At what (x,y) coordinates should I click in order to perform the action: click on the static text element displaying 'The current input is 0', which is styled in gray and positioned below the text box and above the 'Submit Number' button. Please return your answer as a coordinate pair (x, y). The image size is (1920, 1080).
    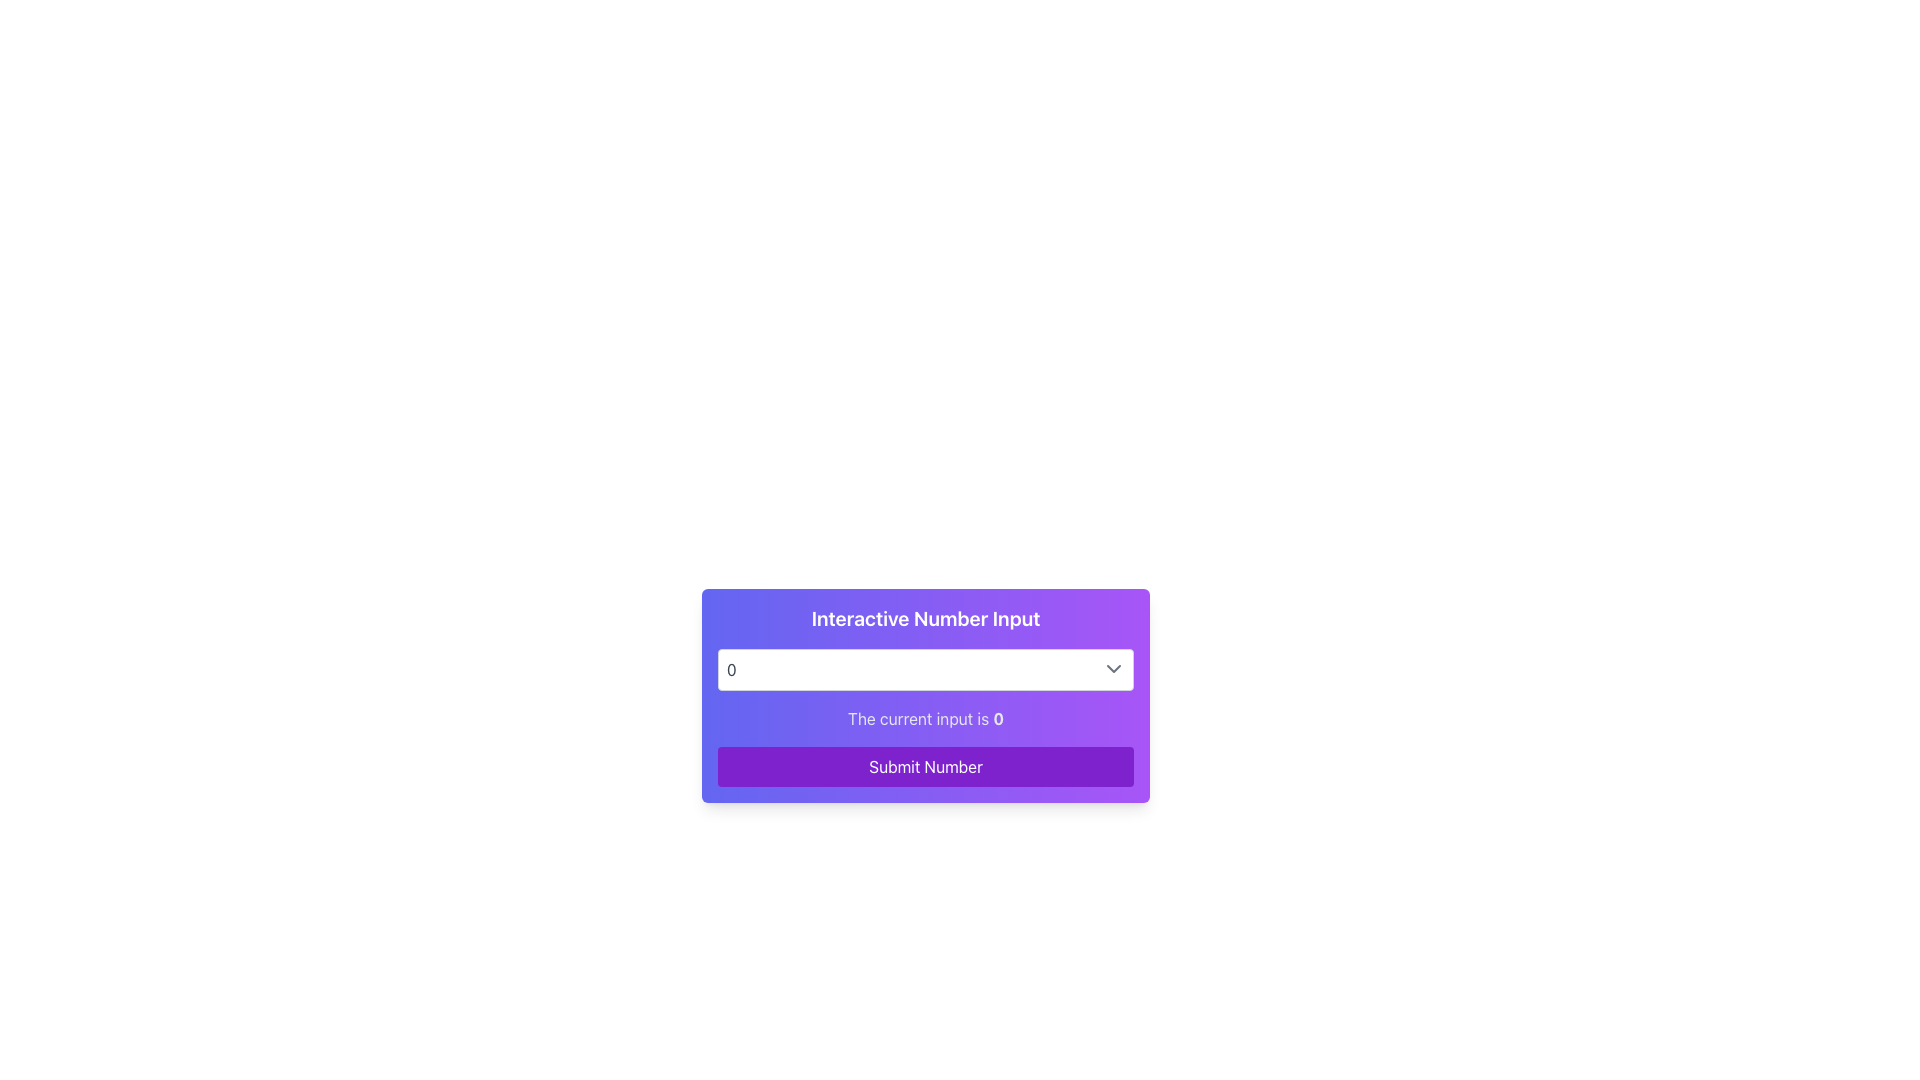
    Looking at the image, I should click on (925, 717).